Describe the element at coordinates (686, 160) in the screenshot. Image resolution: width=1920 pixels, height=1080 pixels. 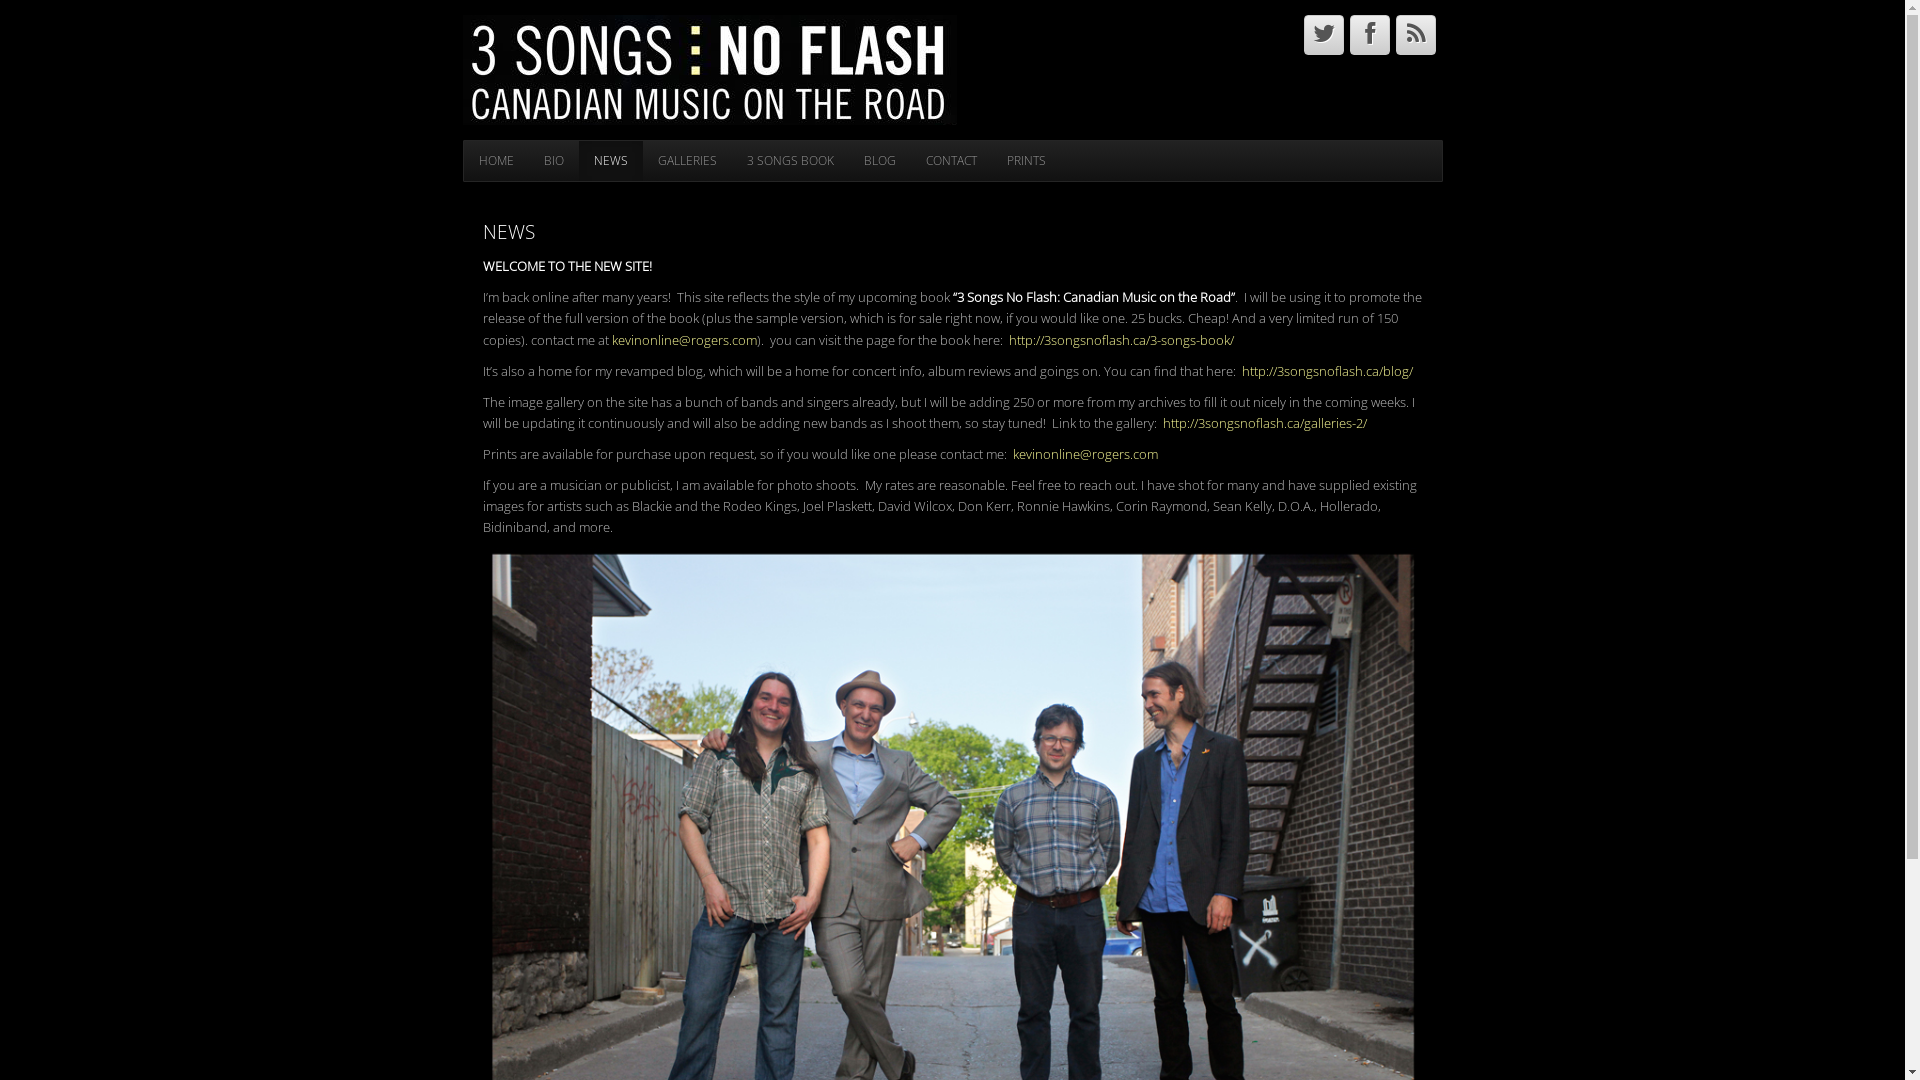
I see `'GALLERIES'` at that location.